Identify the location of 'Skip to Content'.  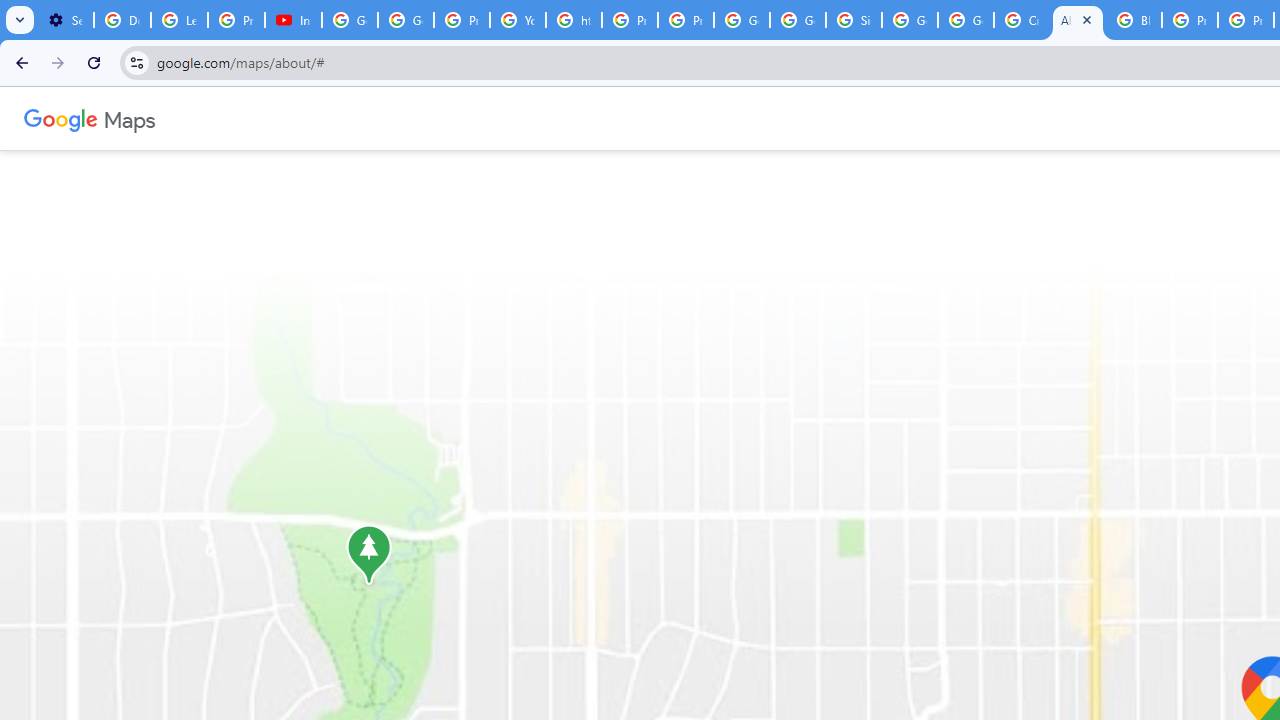
(263, 116).